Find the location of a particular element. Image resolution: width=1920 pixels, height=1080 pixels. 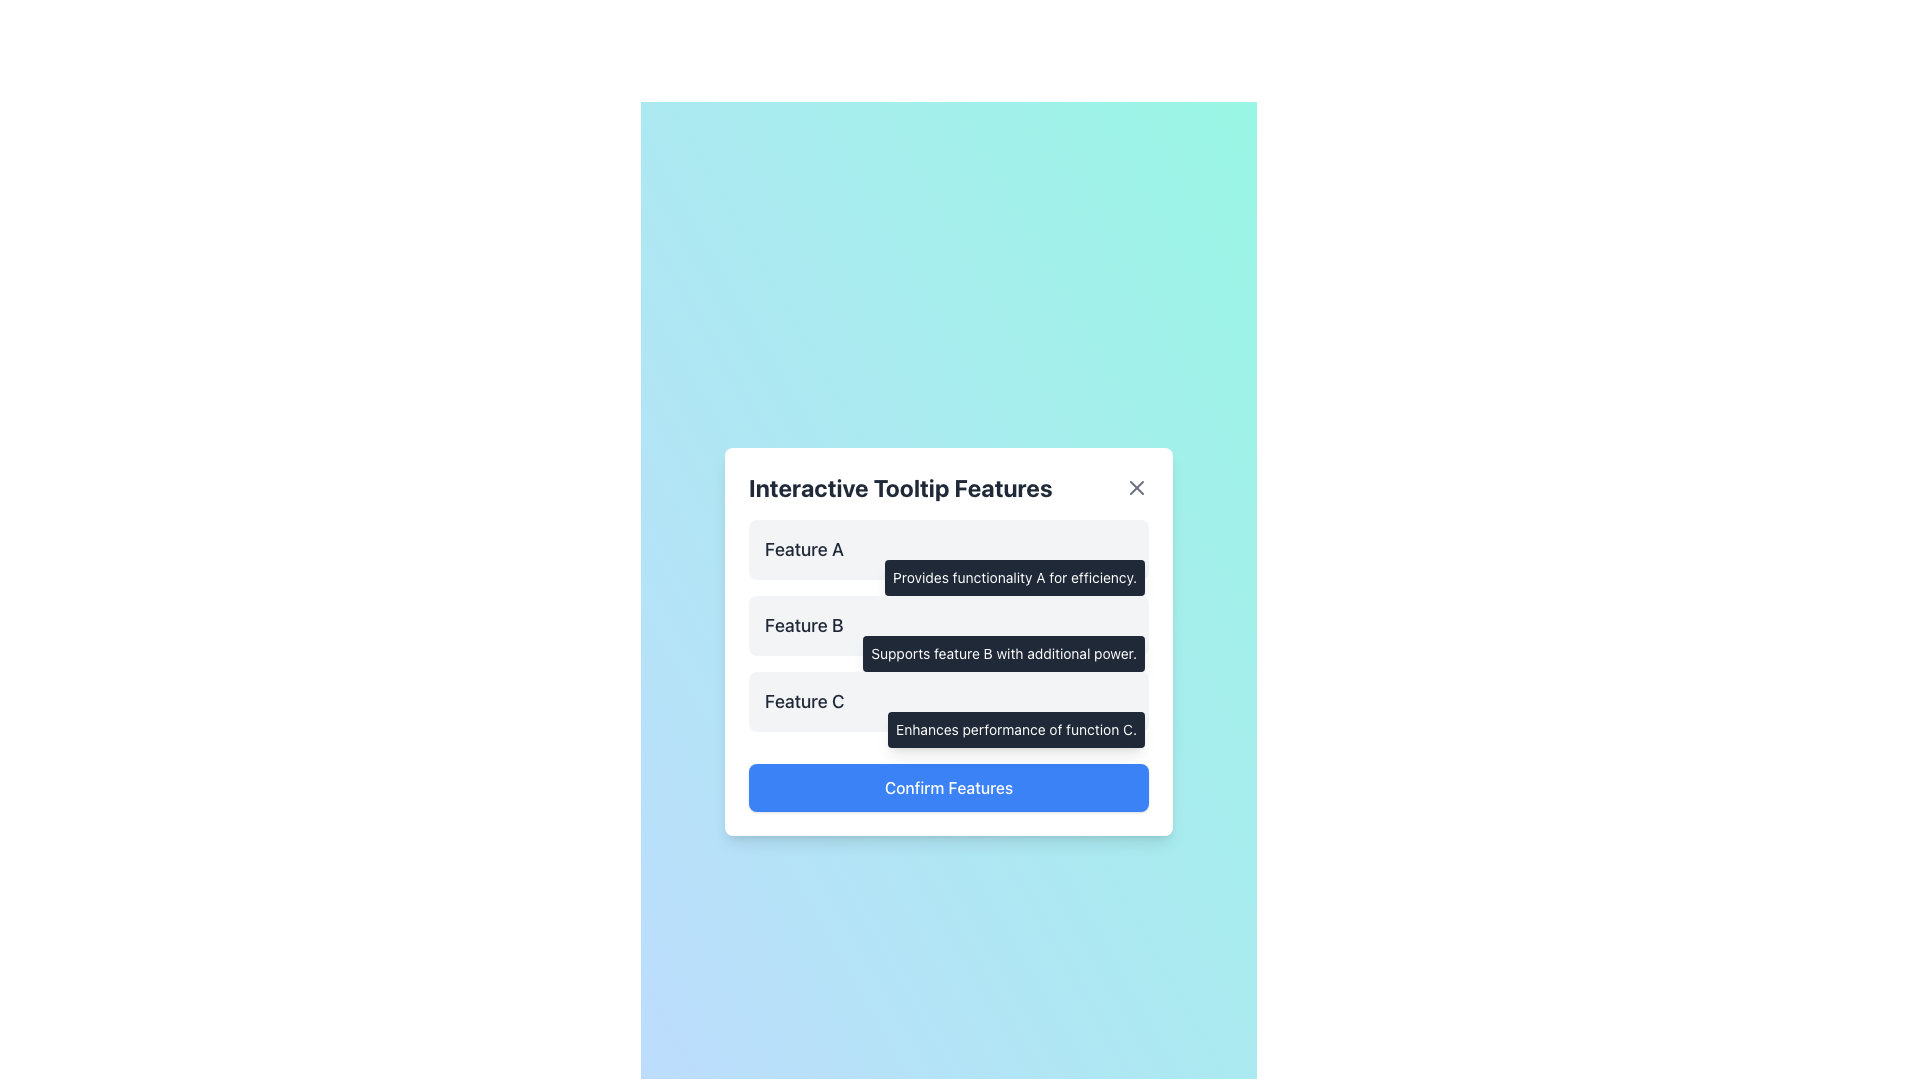

displayed information from the Descriptive Information Block labeled 'Feature A' which includes a tooltip-style description 'Provides functionality A for efficiency.' is located at coordinates (948, 550).